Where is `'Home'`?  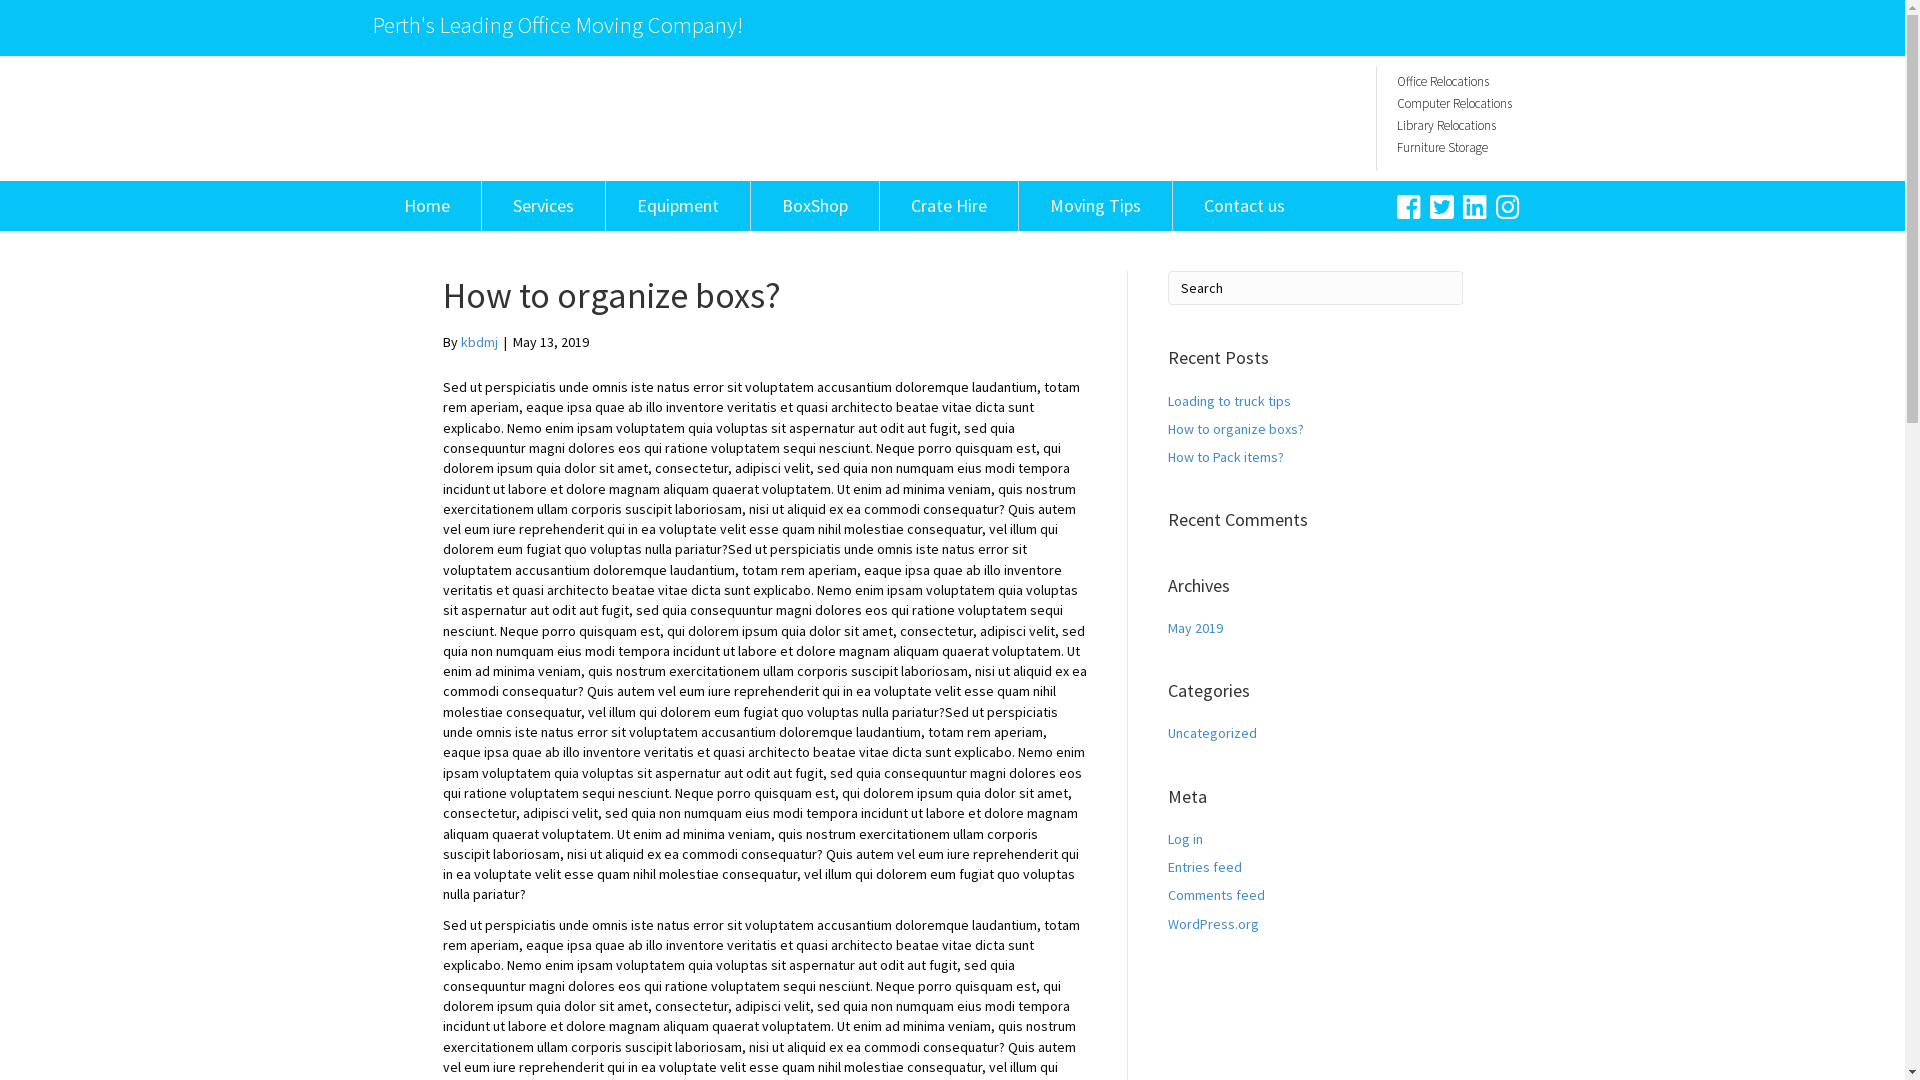
'Home' is located at coordinates (425, 205).